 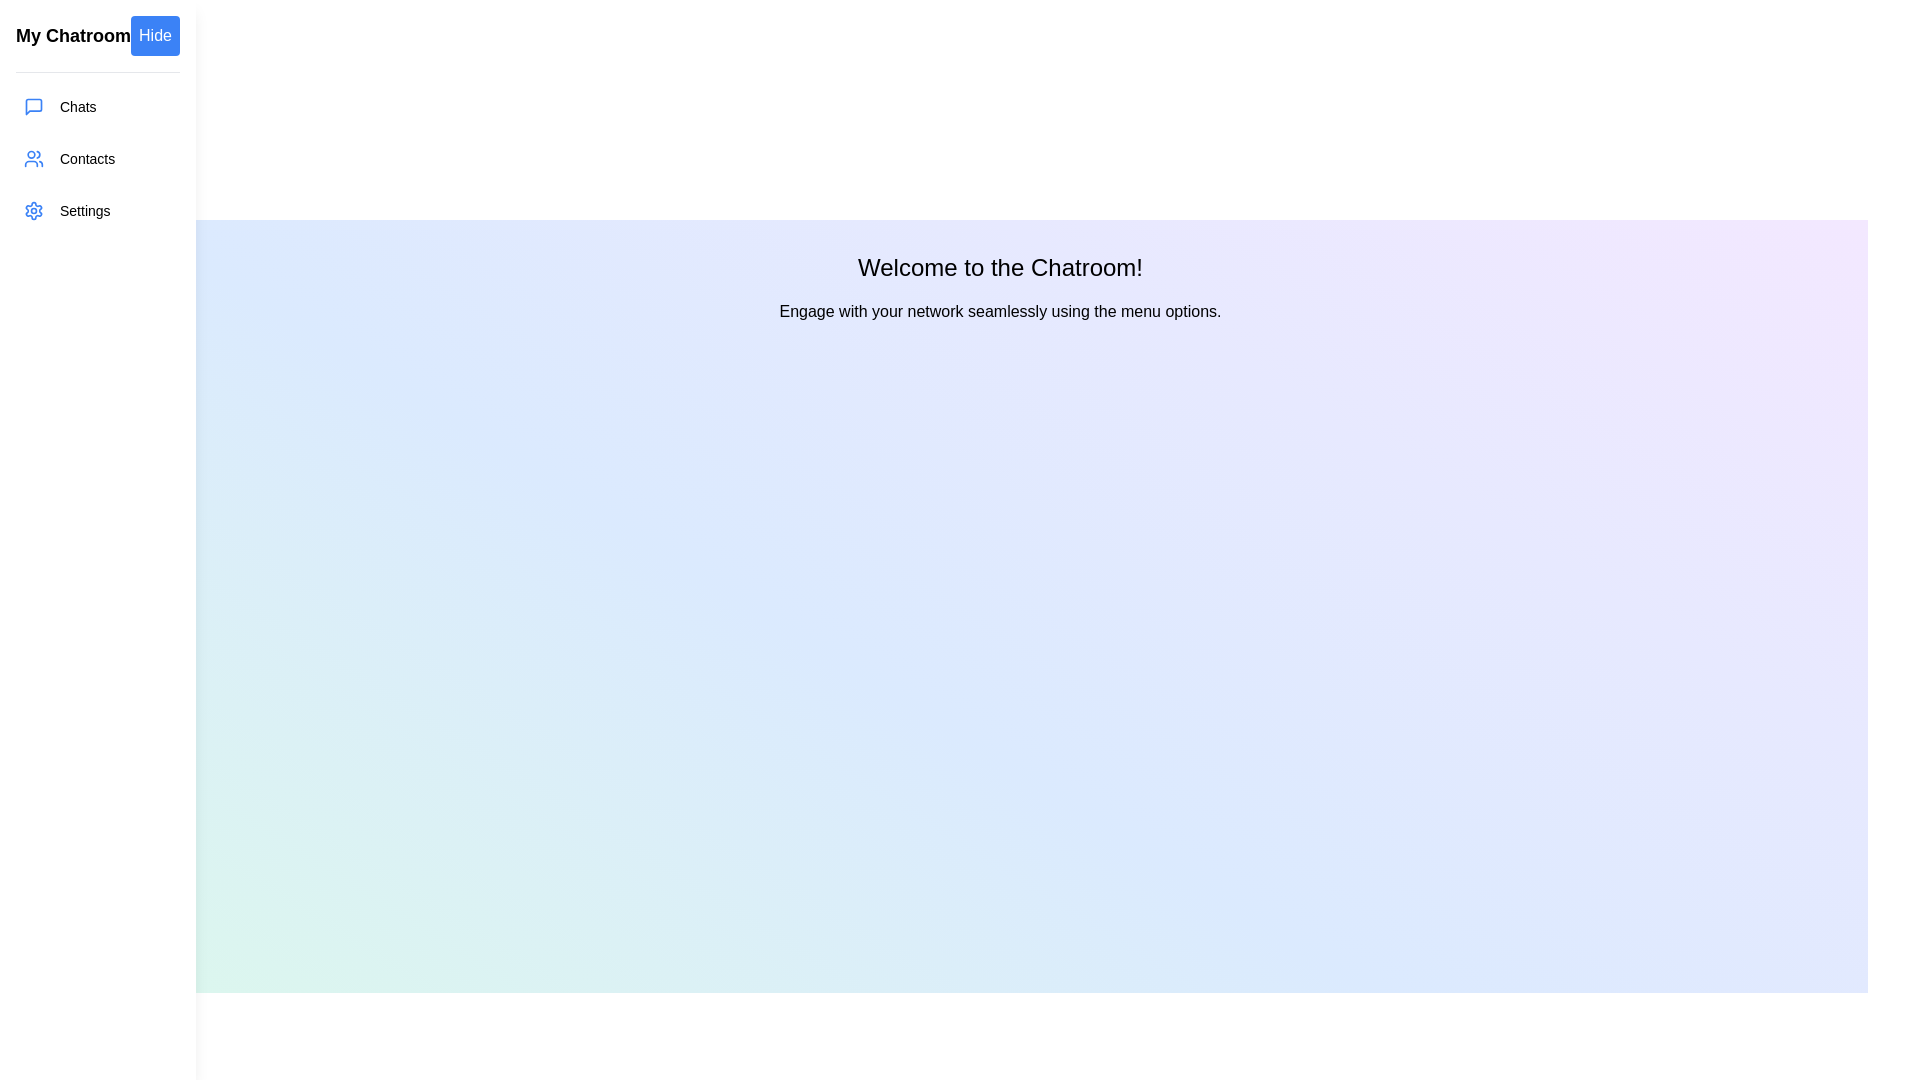 What do you see at coordinates (96, 157) in the screenshot?
I see `the menu item Contacts to see its hover effect` at bounding box center [96, 157].